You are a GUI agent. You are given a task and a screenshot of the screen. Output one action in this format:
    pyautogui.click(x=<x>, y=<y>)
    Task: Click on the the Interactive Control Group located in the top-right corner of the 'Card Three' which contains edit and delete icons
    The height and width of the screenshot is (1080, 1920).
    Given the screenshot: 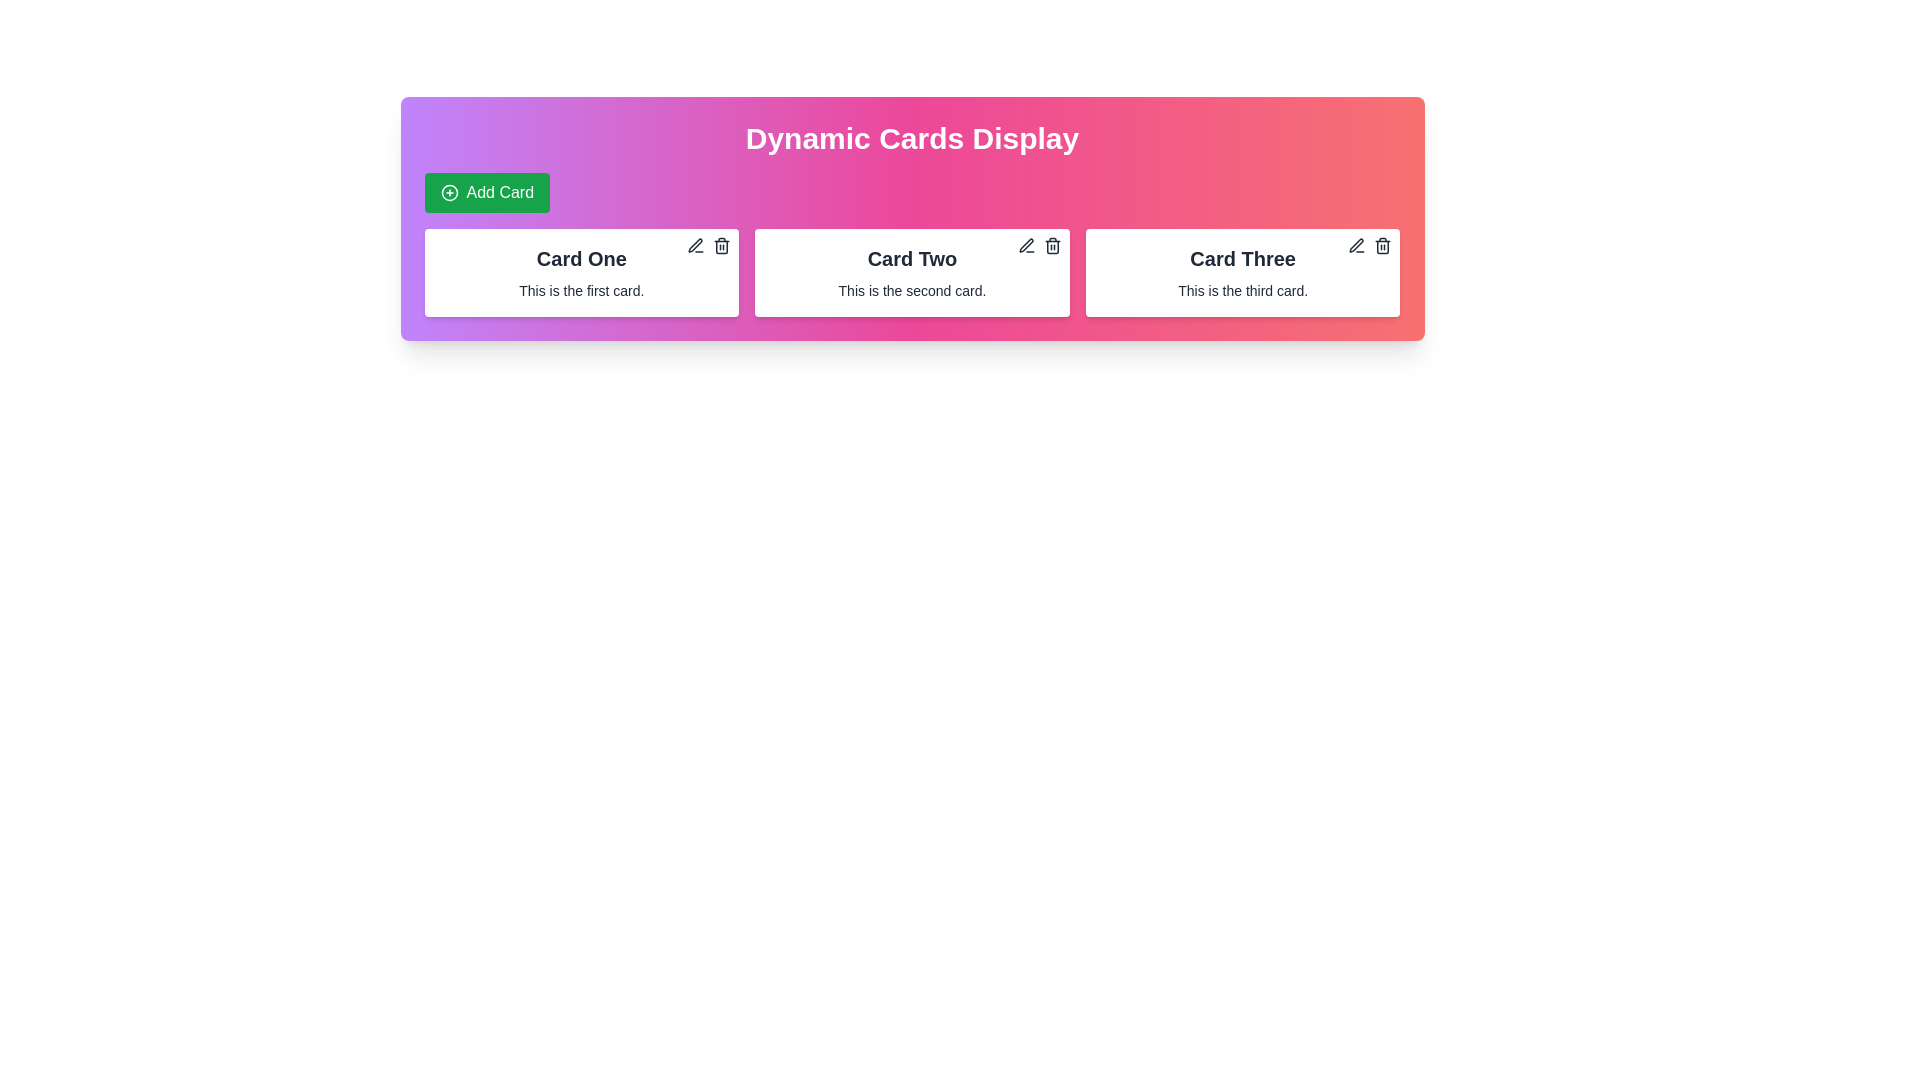 What is the action you would take?
    pyautogui.click(x=1369, y=245)
    